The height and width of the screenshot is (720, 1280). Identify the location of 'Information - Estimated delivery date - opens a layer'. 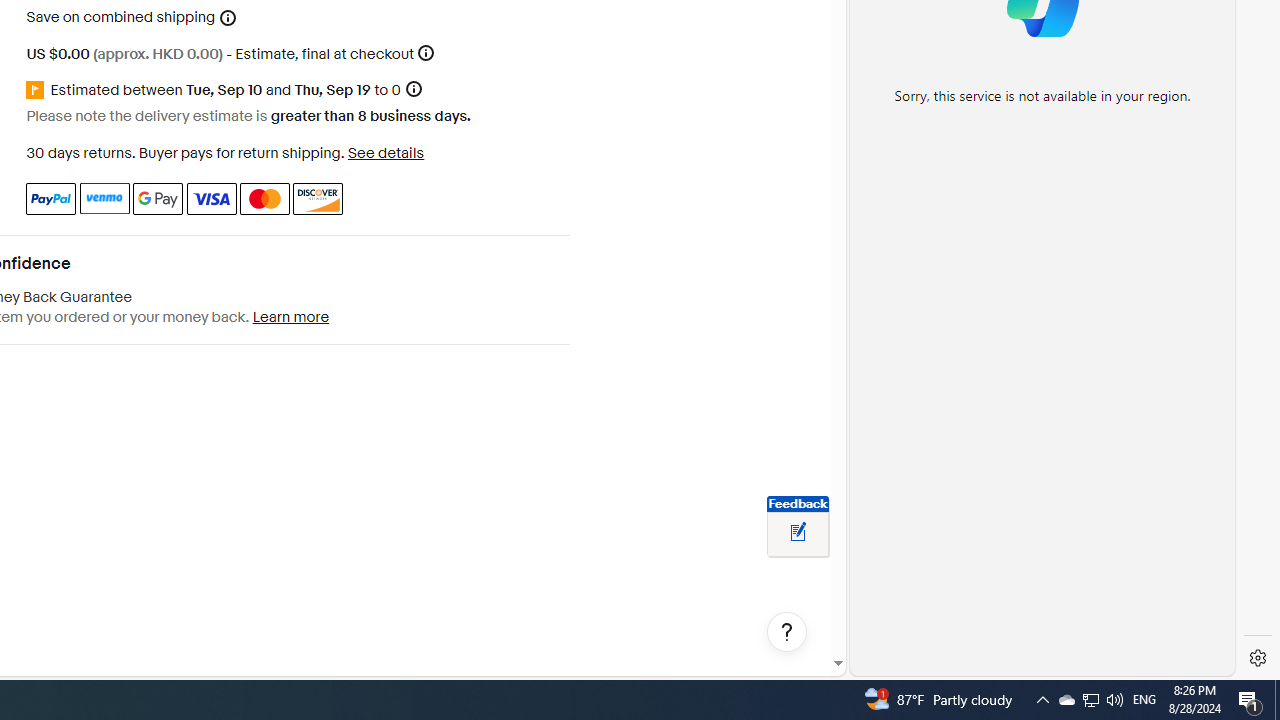
(412, 88).